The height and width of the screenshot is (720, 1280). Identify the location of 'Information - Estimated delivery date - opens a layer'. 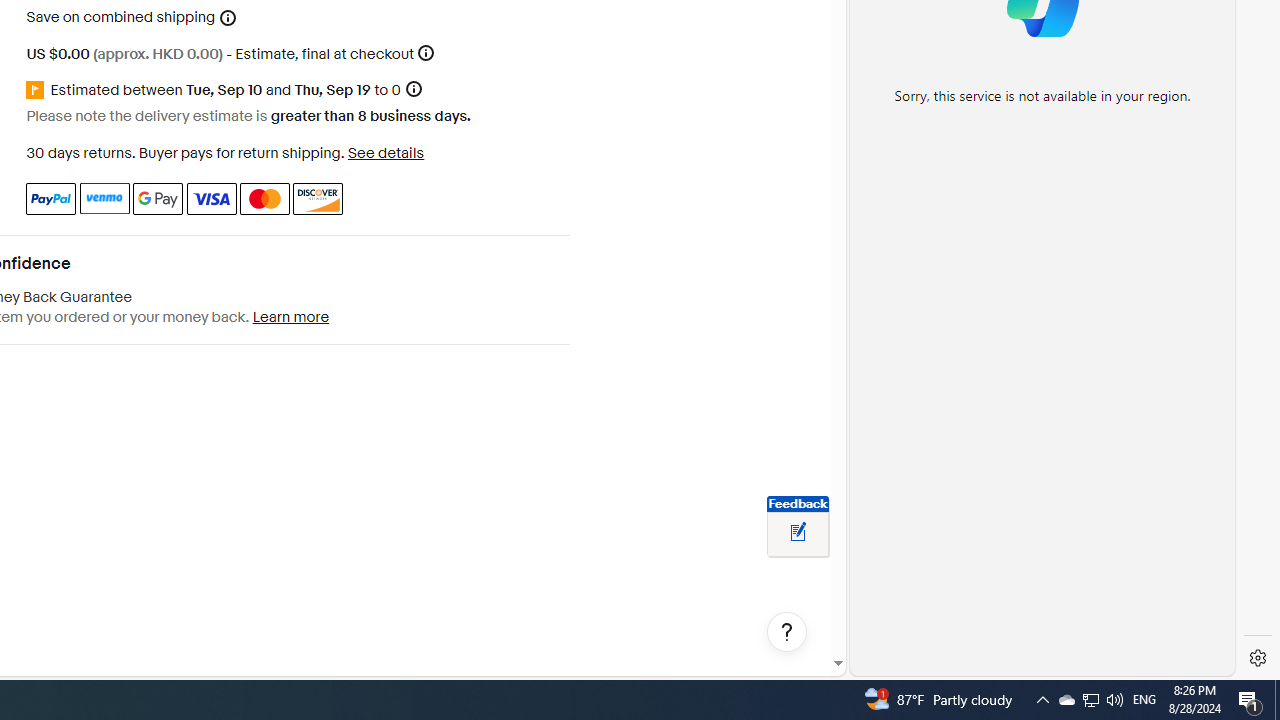
(412, 88).